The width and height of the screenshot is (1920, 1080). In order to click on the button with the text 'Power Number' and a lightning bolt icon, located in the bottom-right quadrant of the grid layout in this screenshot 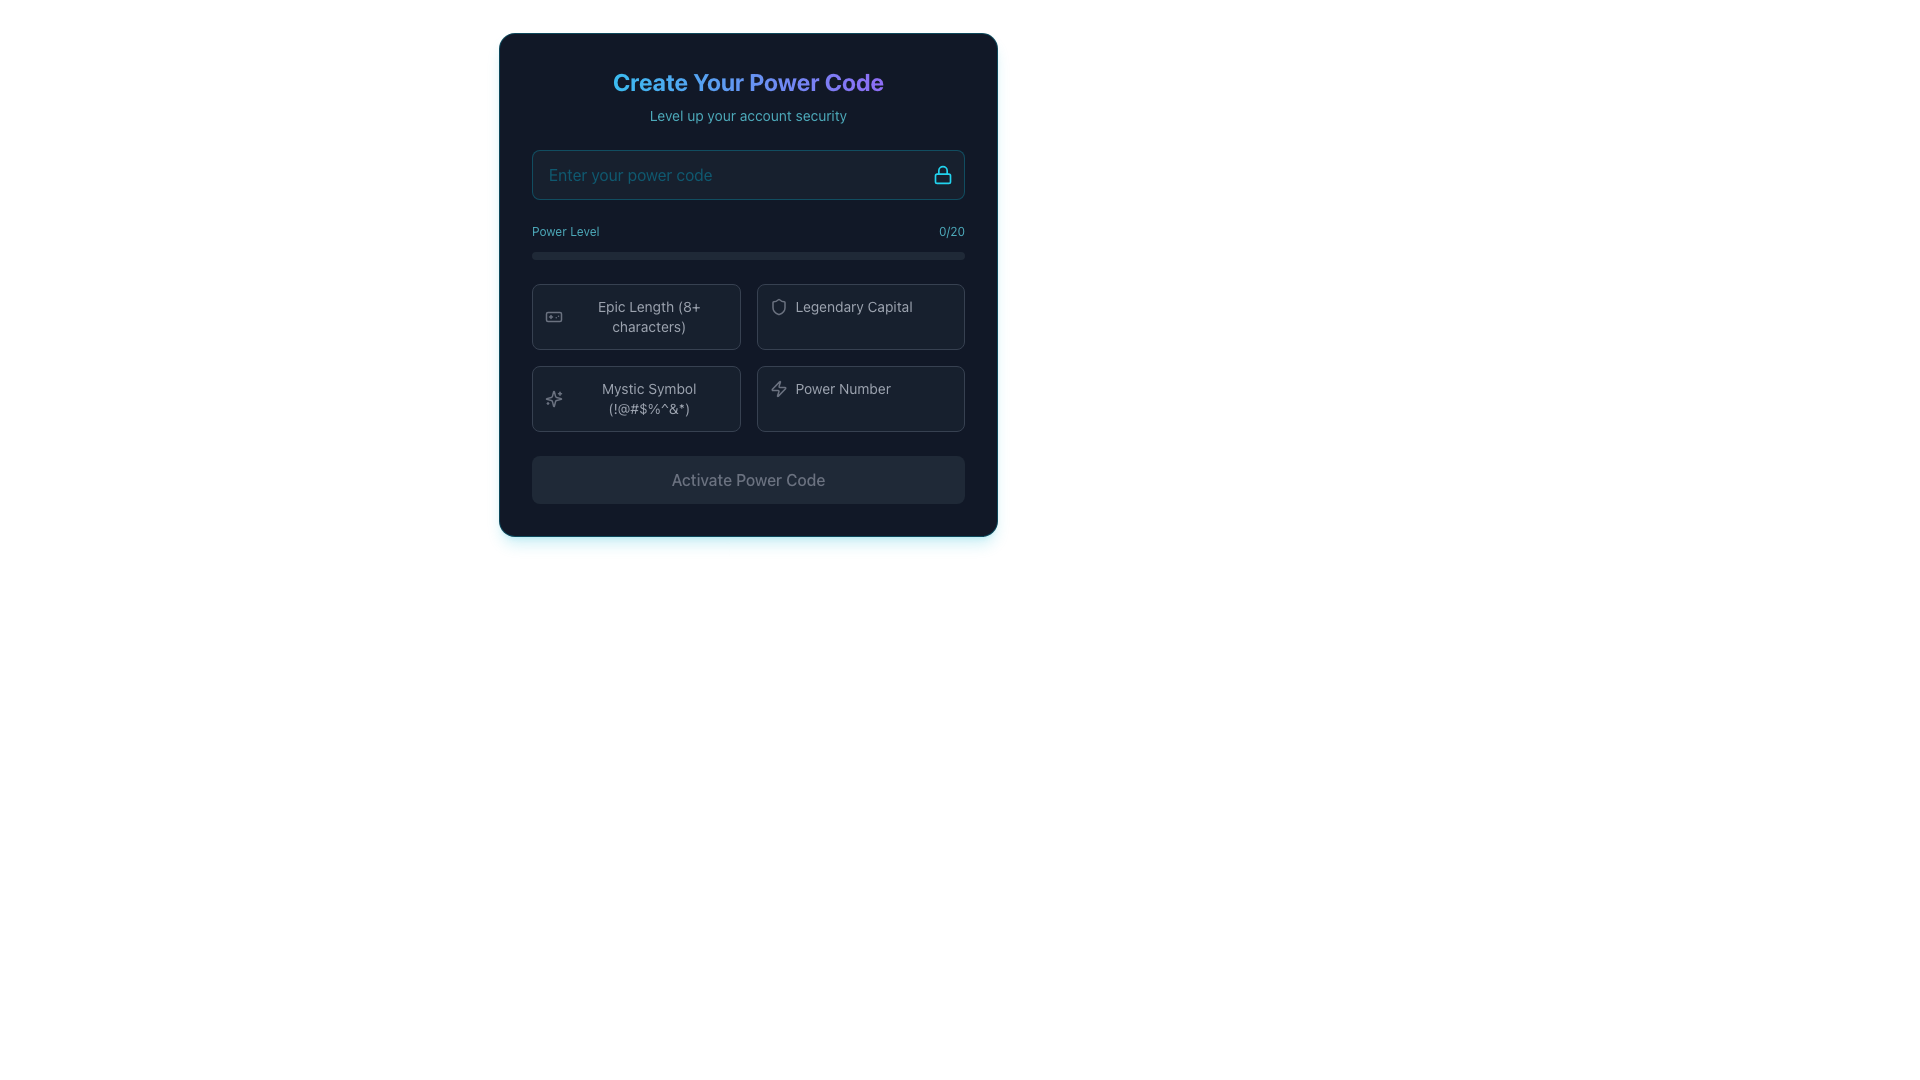, I will do `click(860, 398)`.